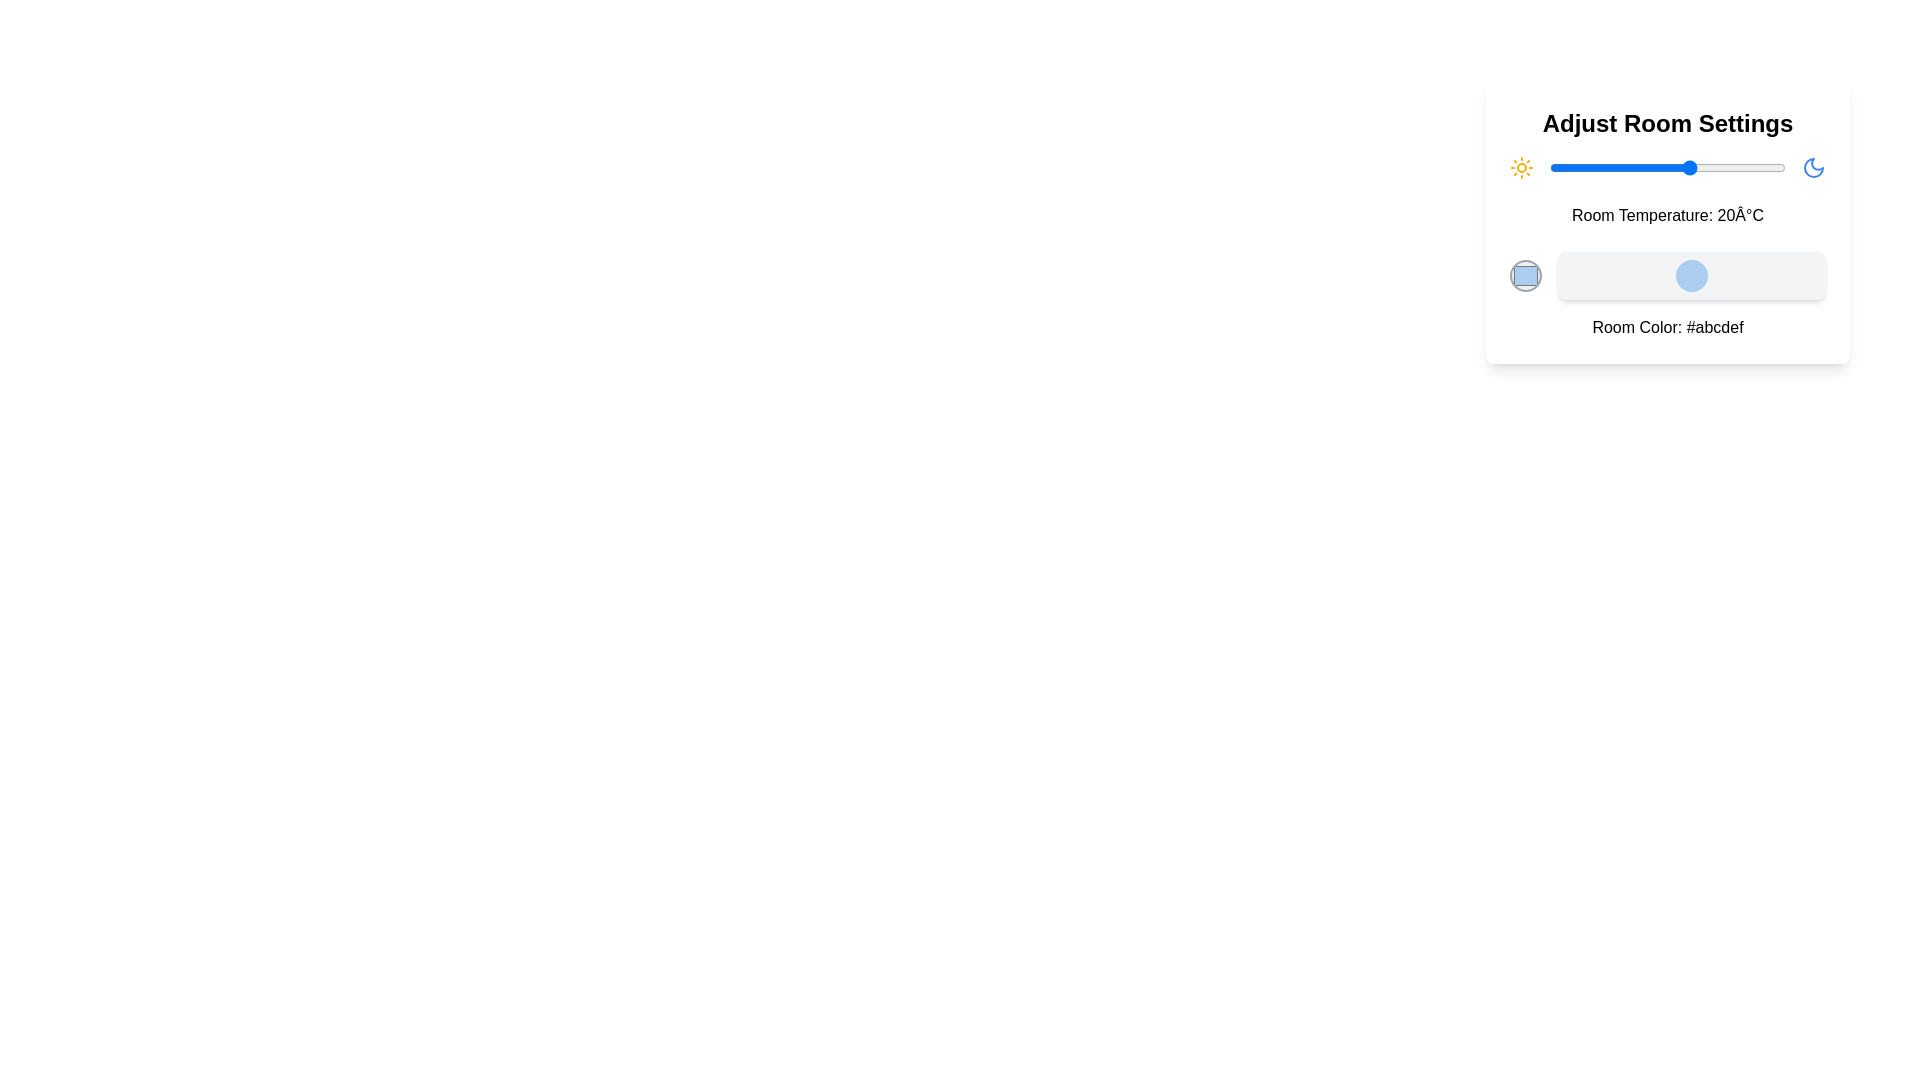 This screenshot has width=1920, height=1080. Describe the element at coordinates (1525, 276) in the screenshot. I see `the color picker to open the color selection dialog` at that location.